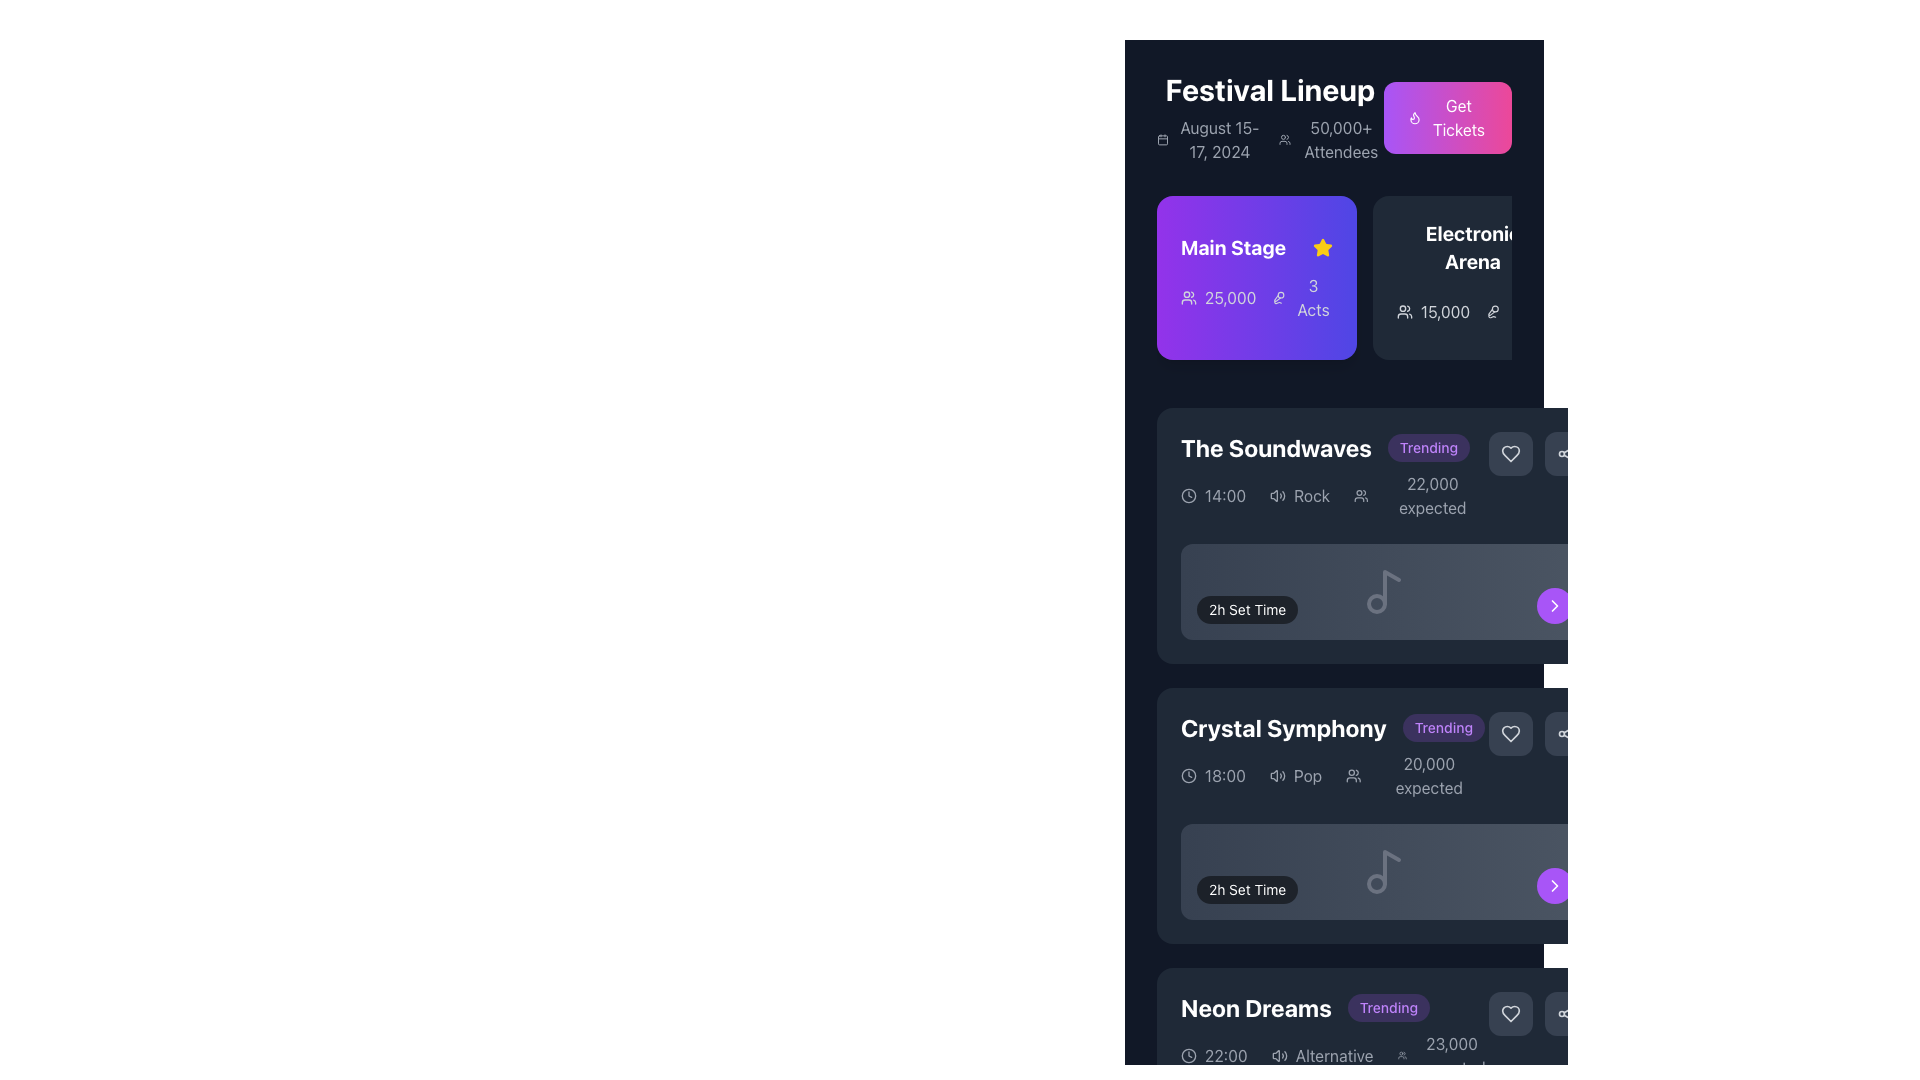 This screenshot has width=1920, height=1080. Describe the element at coordinates (1537, 454) in the screenshot. I see `the heart icon in the interactive button group to like the event associated with 'The Soundwaves' listing` at that location.